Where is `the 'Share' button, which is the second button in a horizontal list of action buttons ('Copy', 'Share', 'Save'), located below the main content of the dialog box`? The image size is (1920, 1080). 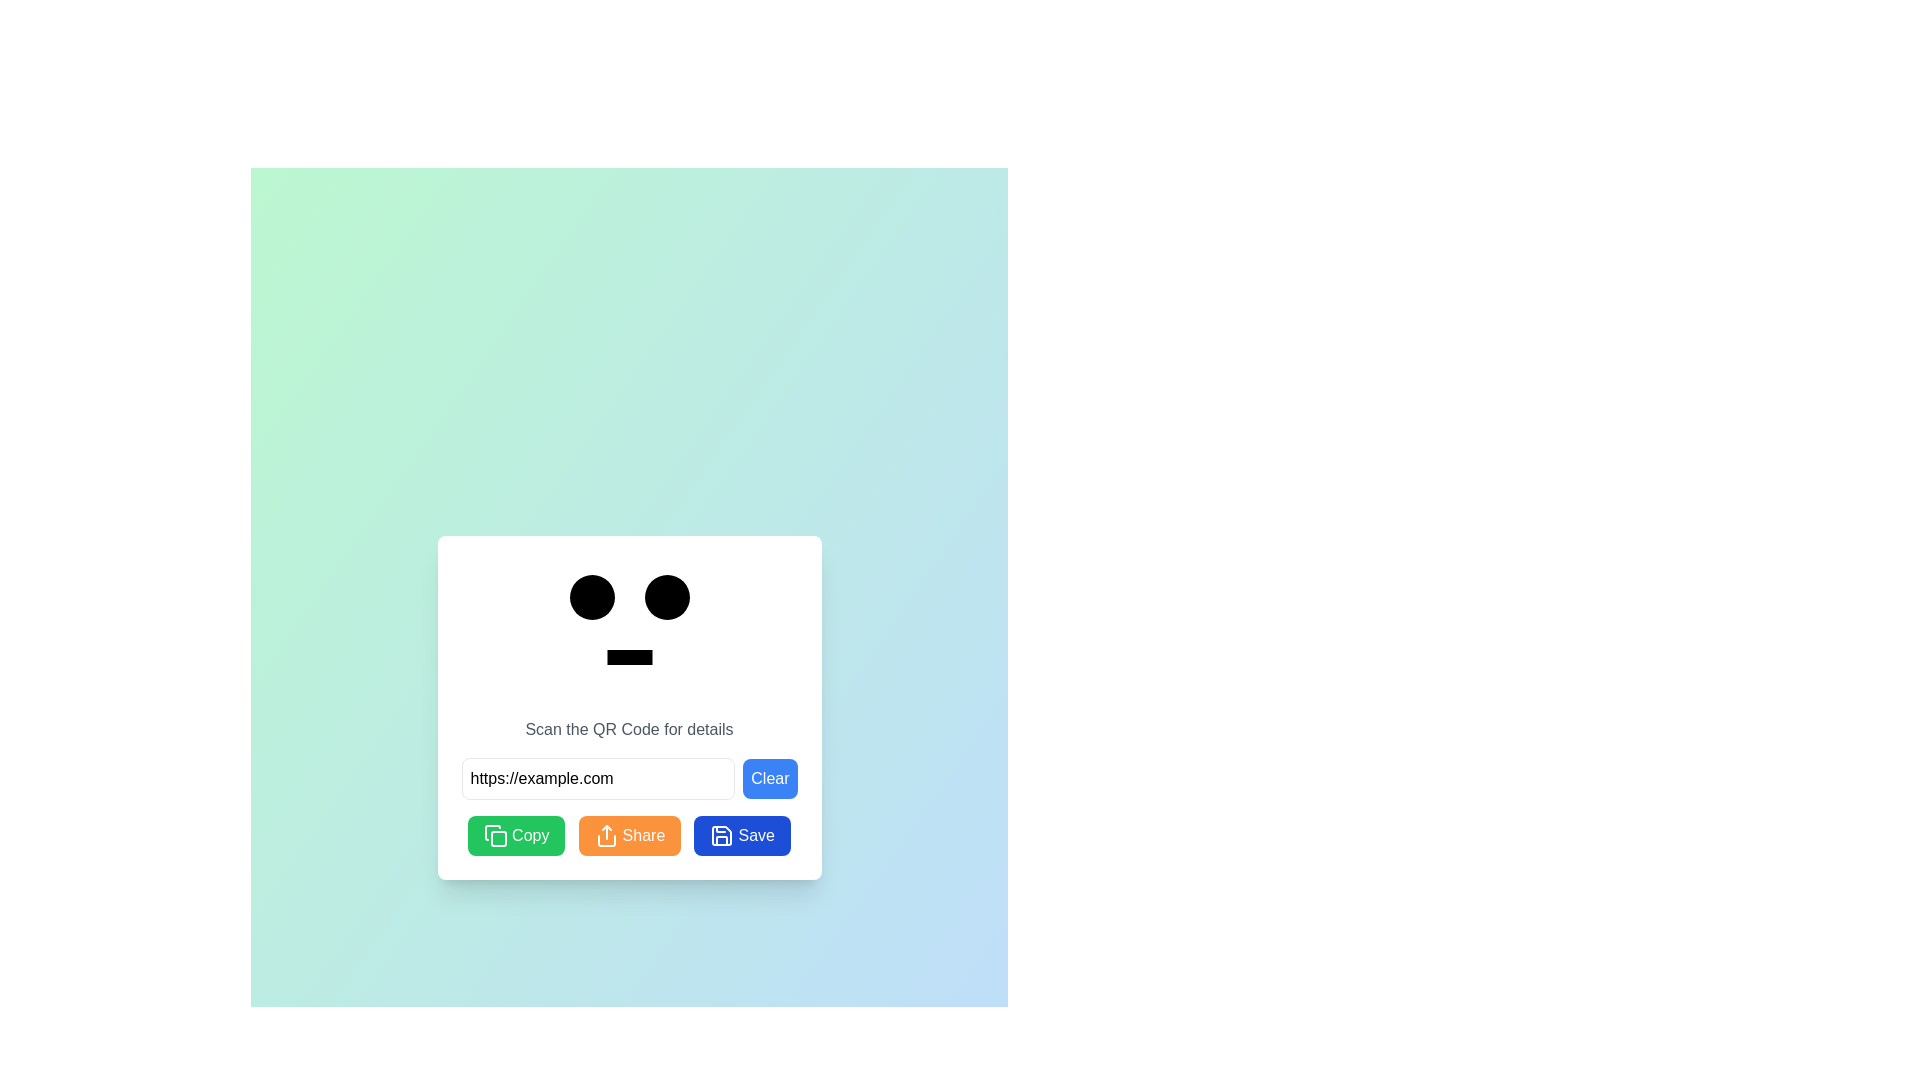 the 'Share' button, which is the second button in a horizontal list of action buttons ('Copy', 'Share', 'Save'), located below the main content of the dialog box is located at coordinates (628, 836).